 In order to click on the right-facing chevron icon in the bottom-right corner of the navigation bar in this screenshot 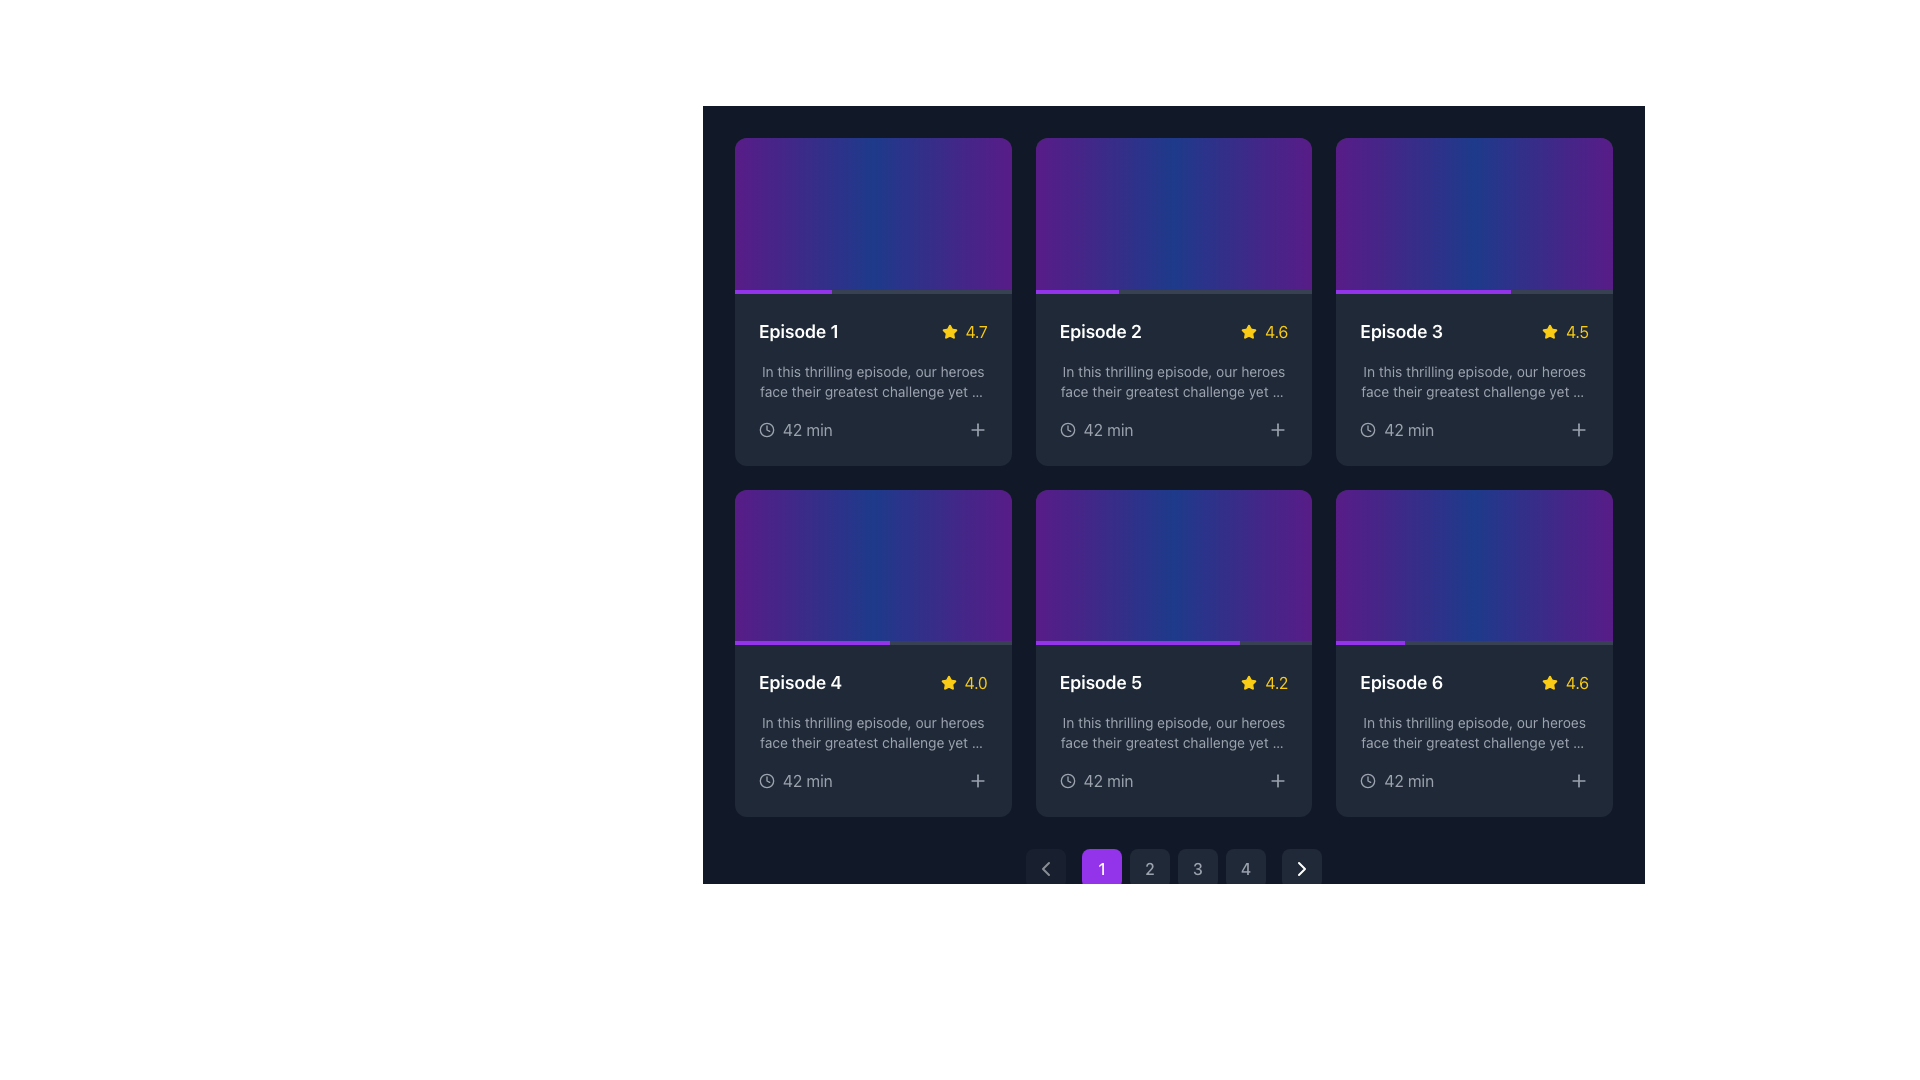, I will do `click(1301, 867)`.